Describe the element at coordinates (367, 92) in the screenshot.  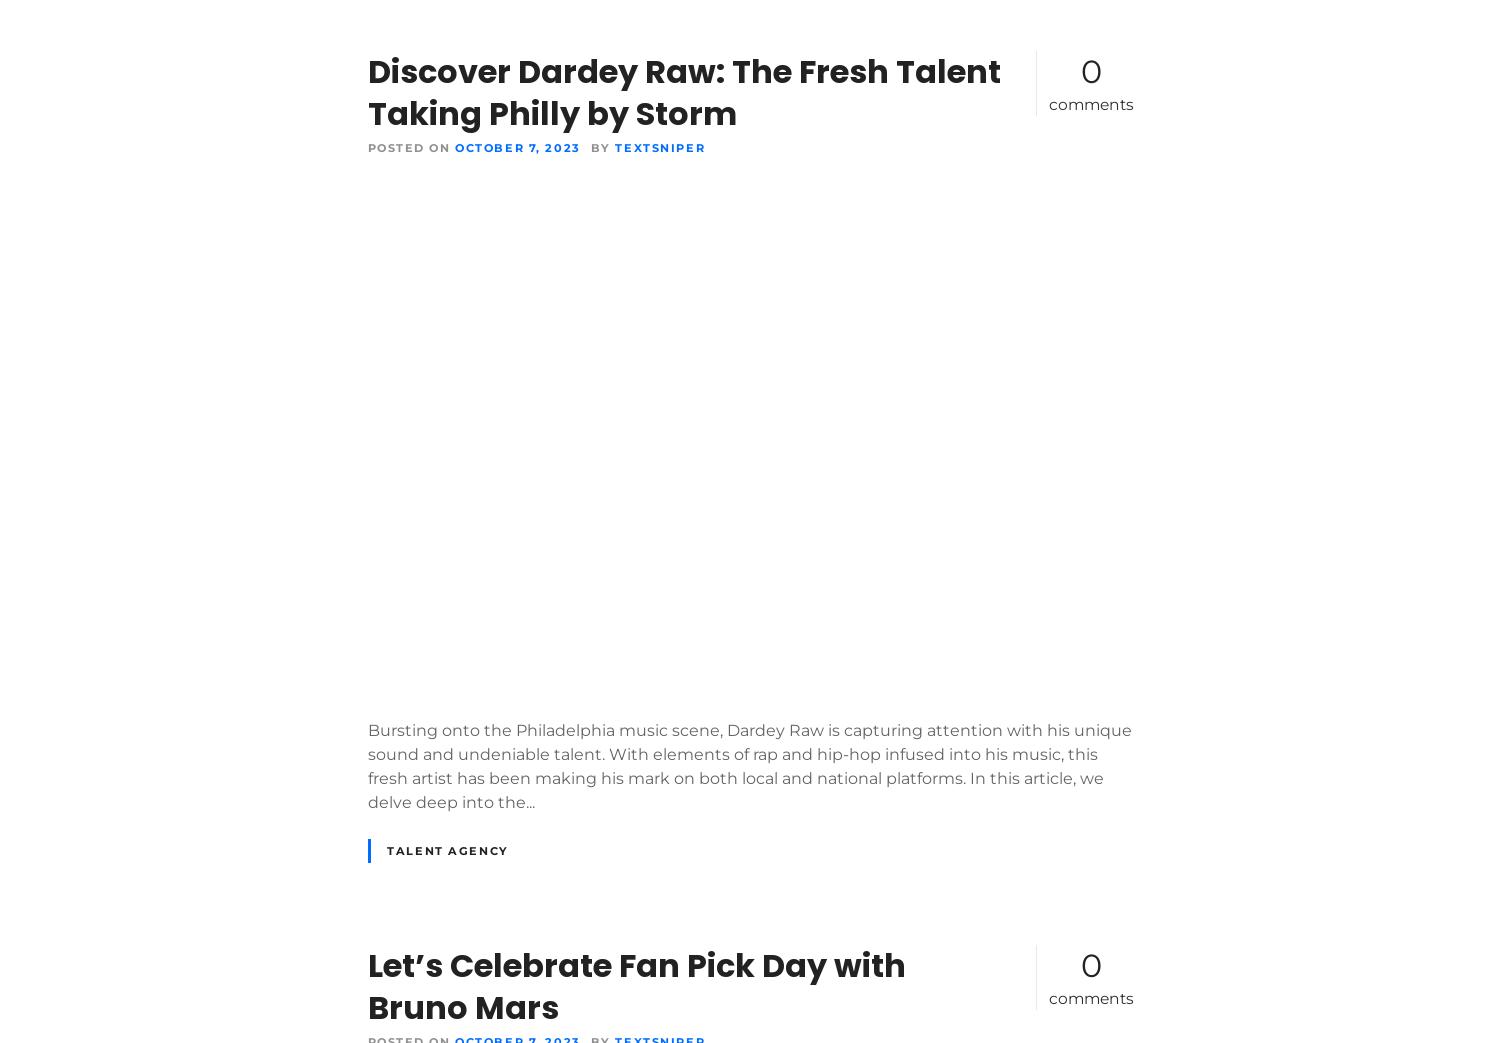
I see `'Discover Dardey Raw: The Fresh Talent Taking Philly by Storm'` at that location.